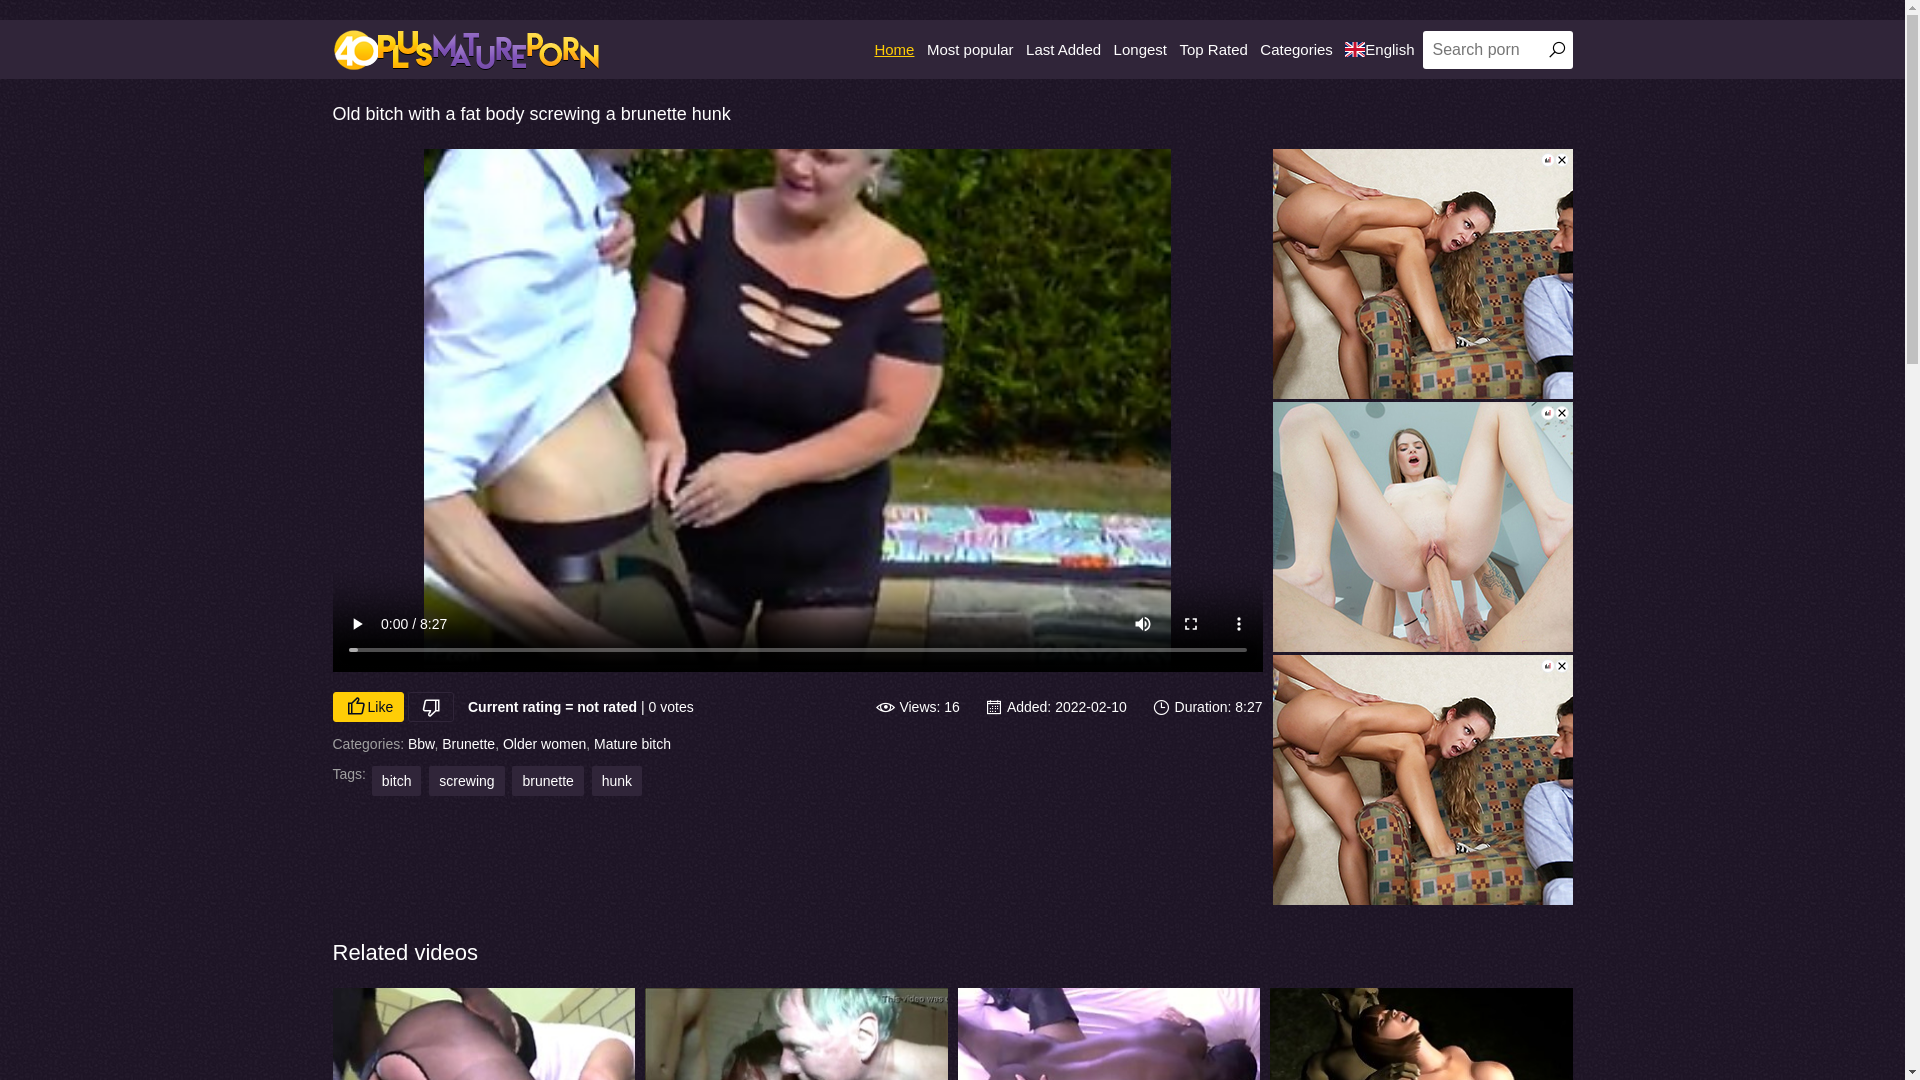 The width and height of the screenshot is (1920, 1080). Describe the element at coordinates (631, 744) in the screenshot. I see `'Mature bitch'` at that location.